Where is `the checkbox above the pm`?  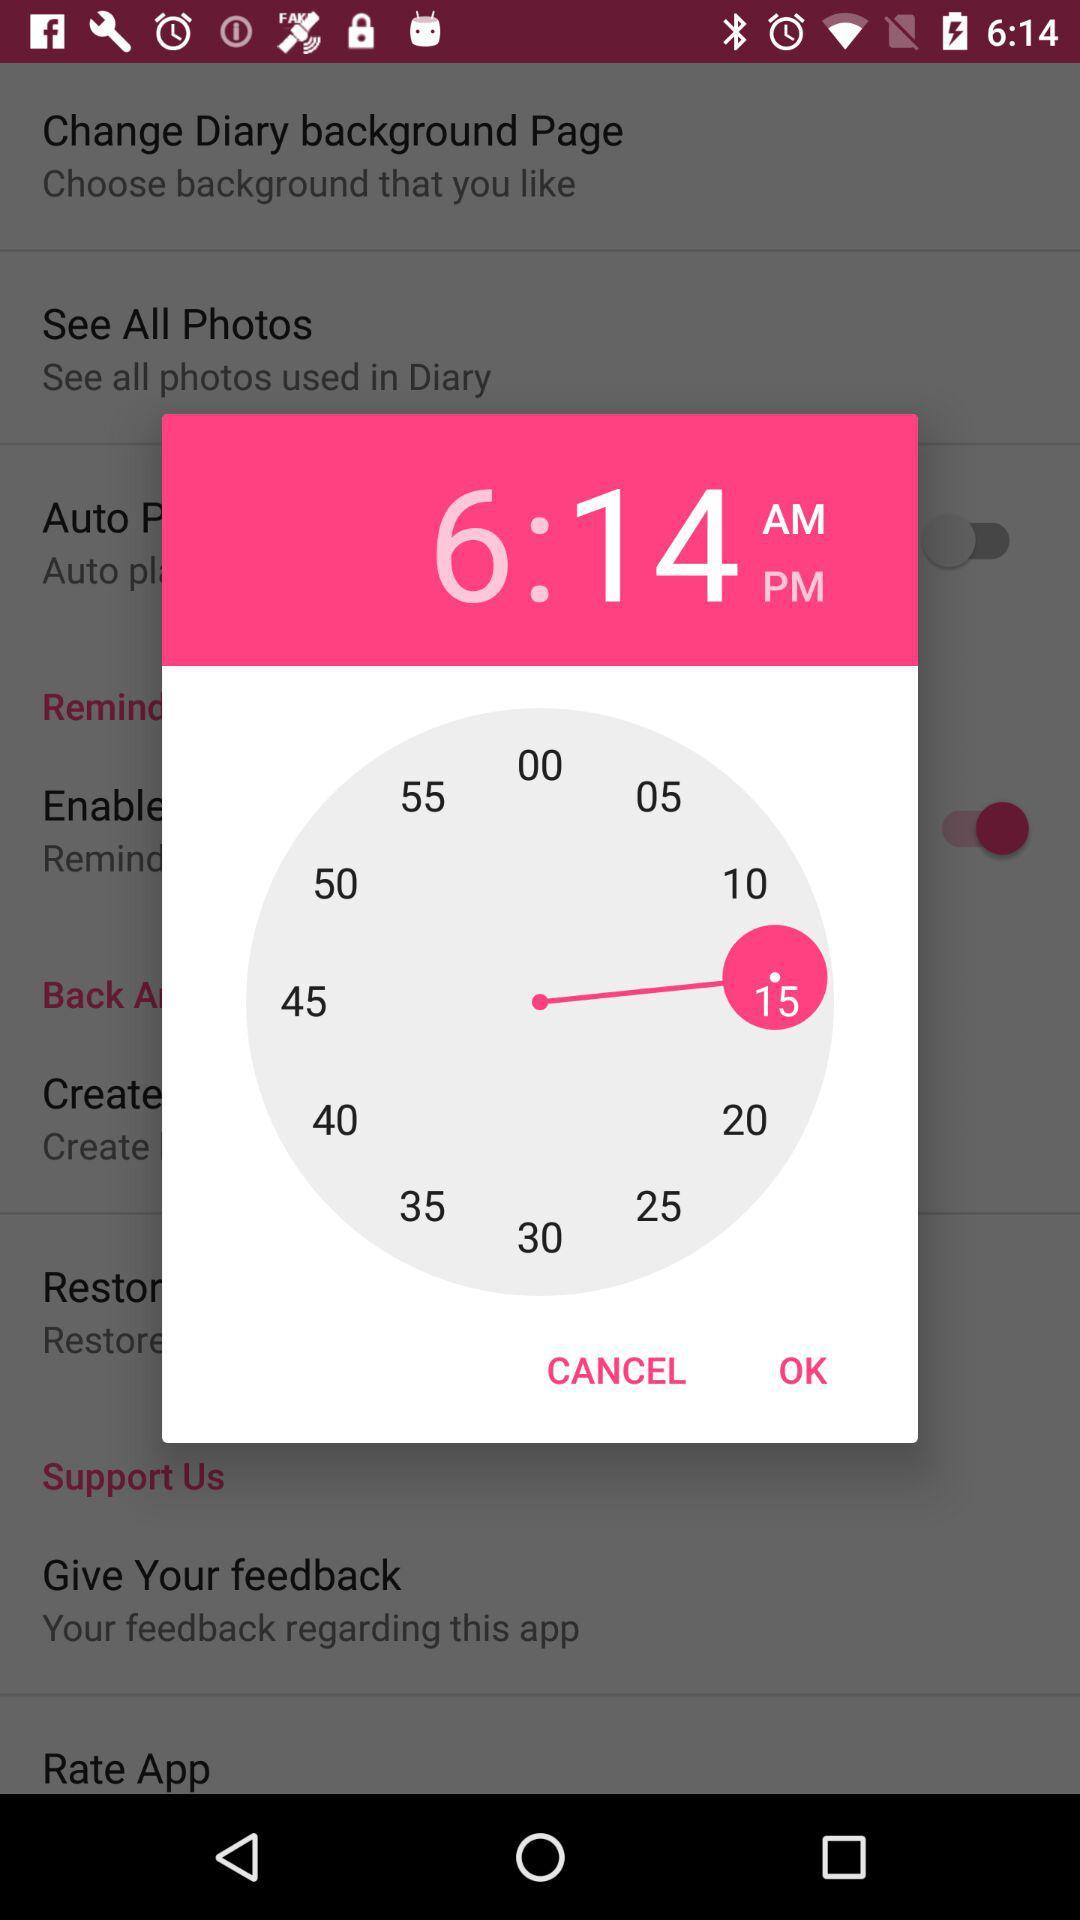
the checkbox above the pm is located at coordinates (793, 512).